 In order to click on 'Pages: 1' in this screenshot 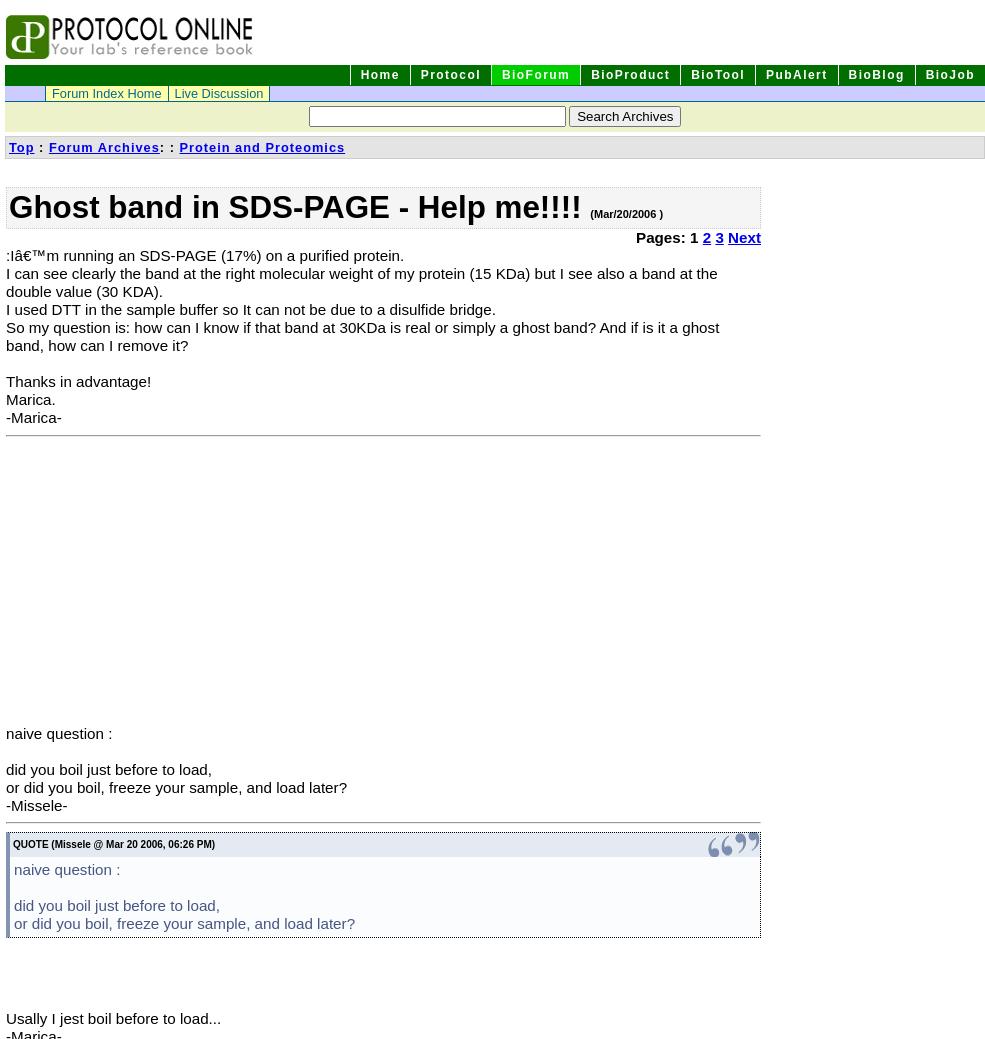, I will do `click(635, 237)`.